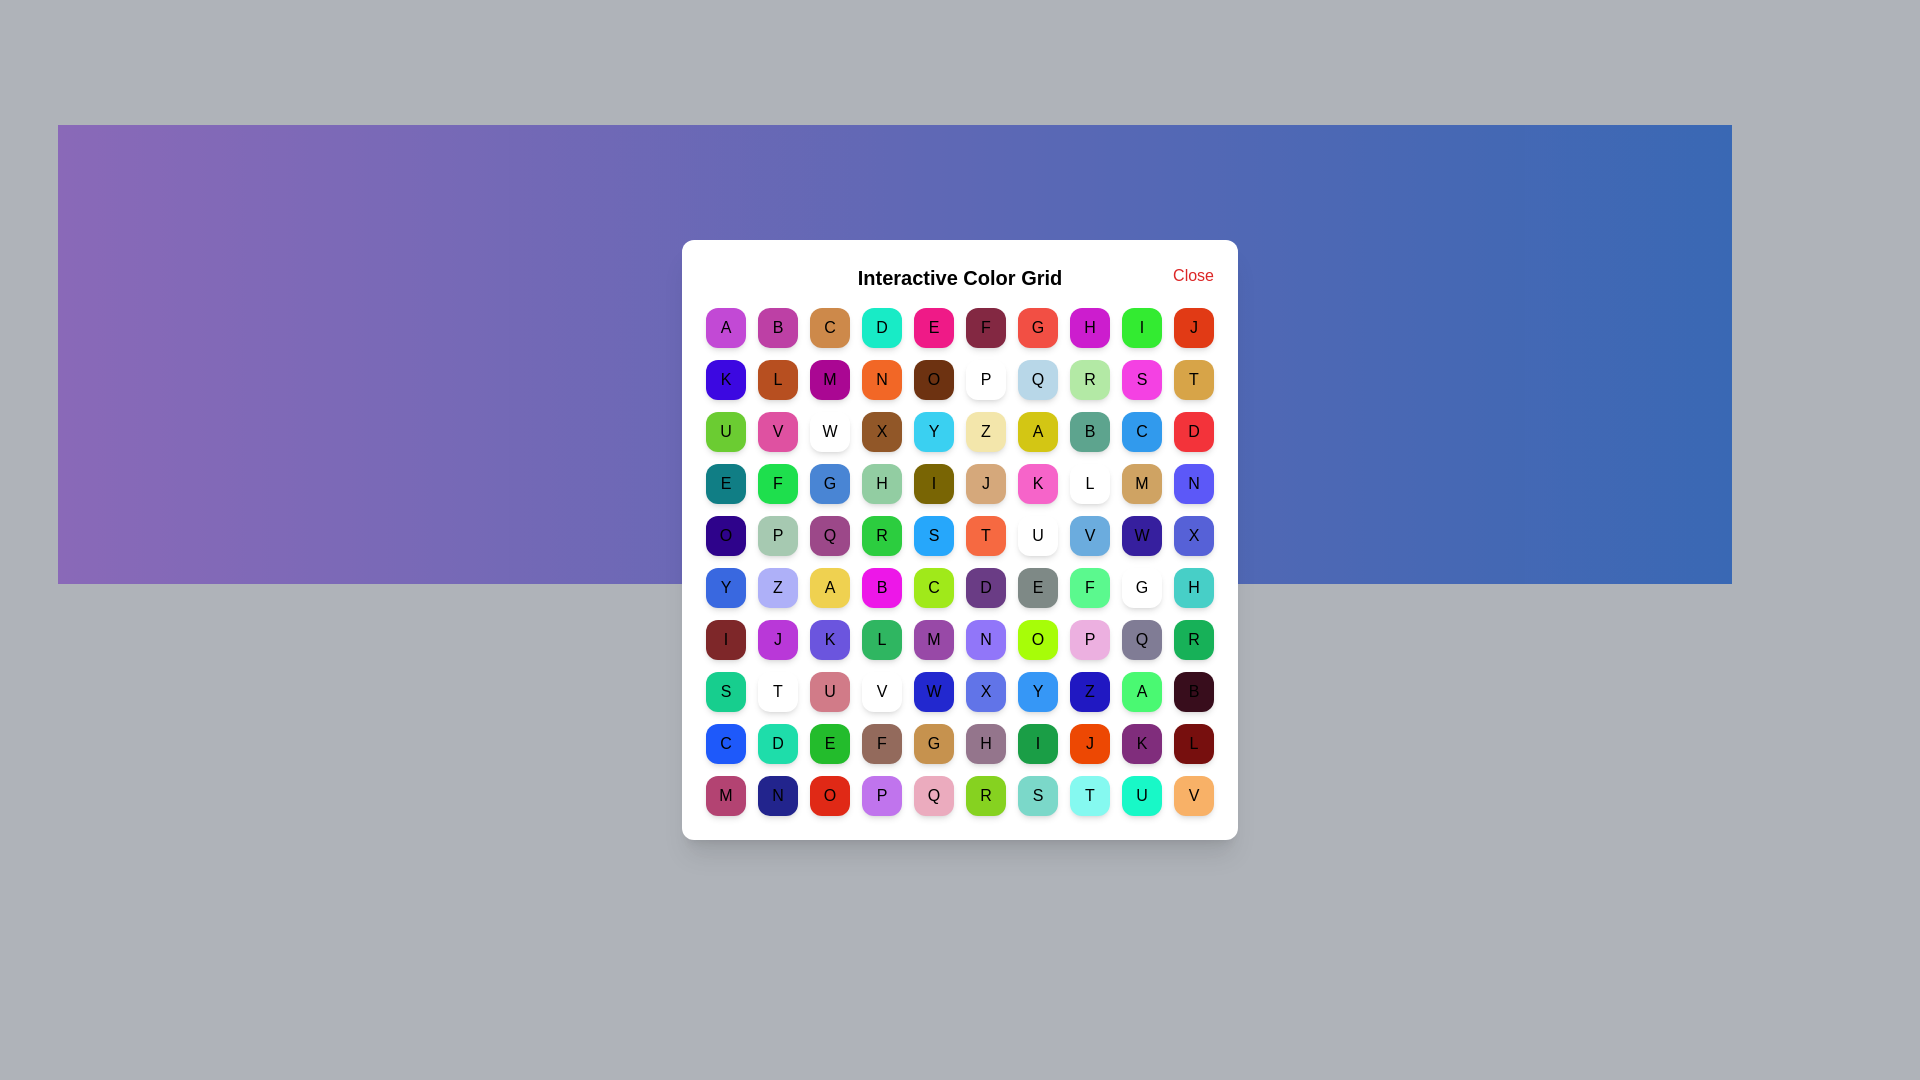 The width and height of the screenshot is (1920, 1080). What do you see at coordinates (724, 431) in the screenshot?
I see `the grid cell labeled U to view its color message` at bounding box center [724, 431].